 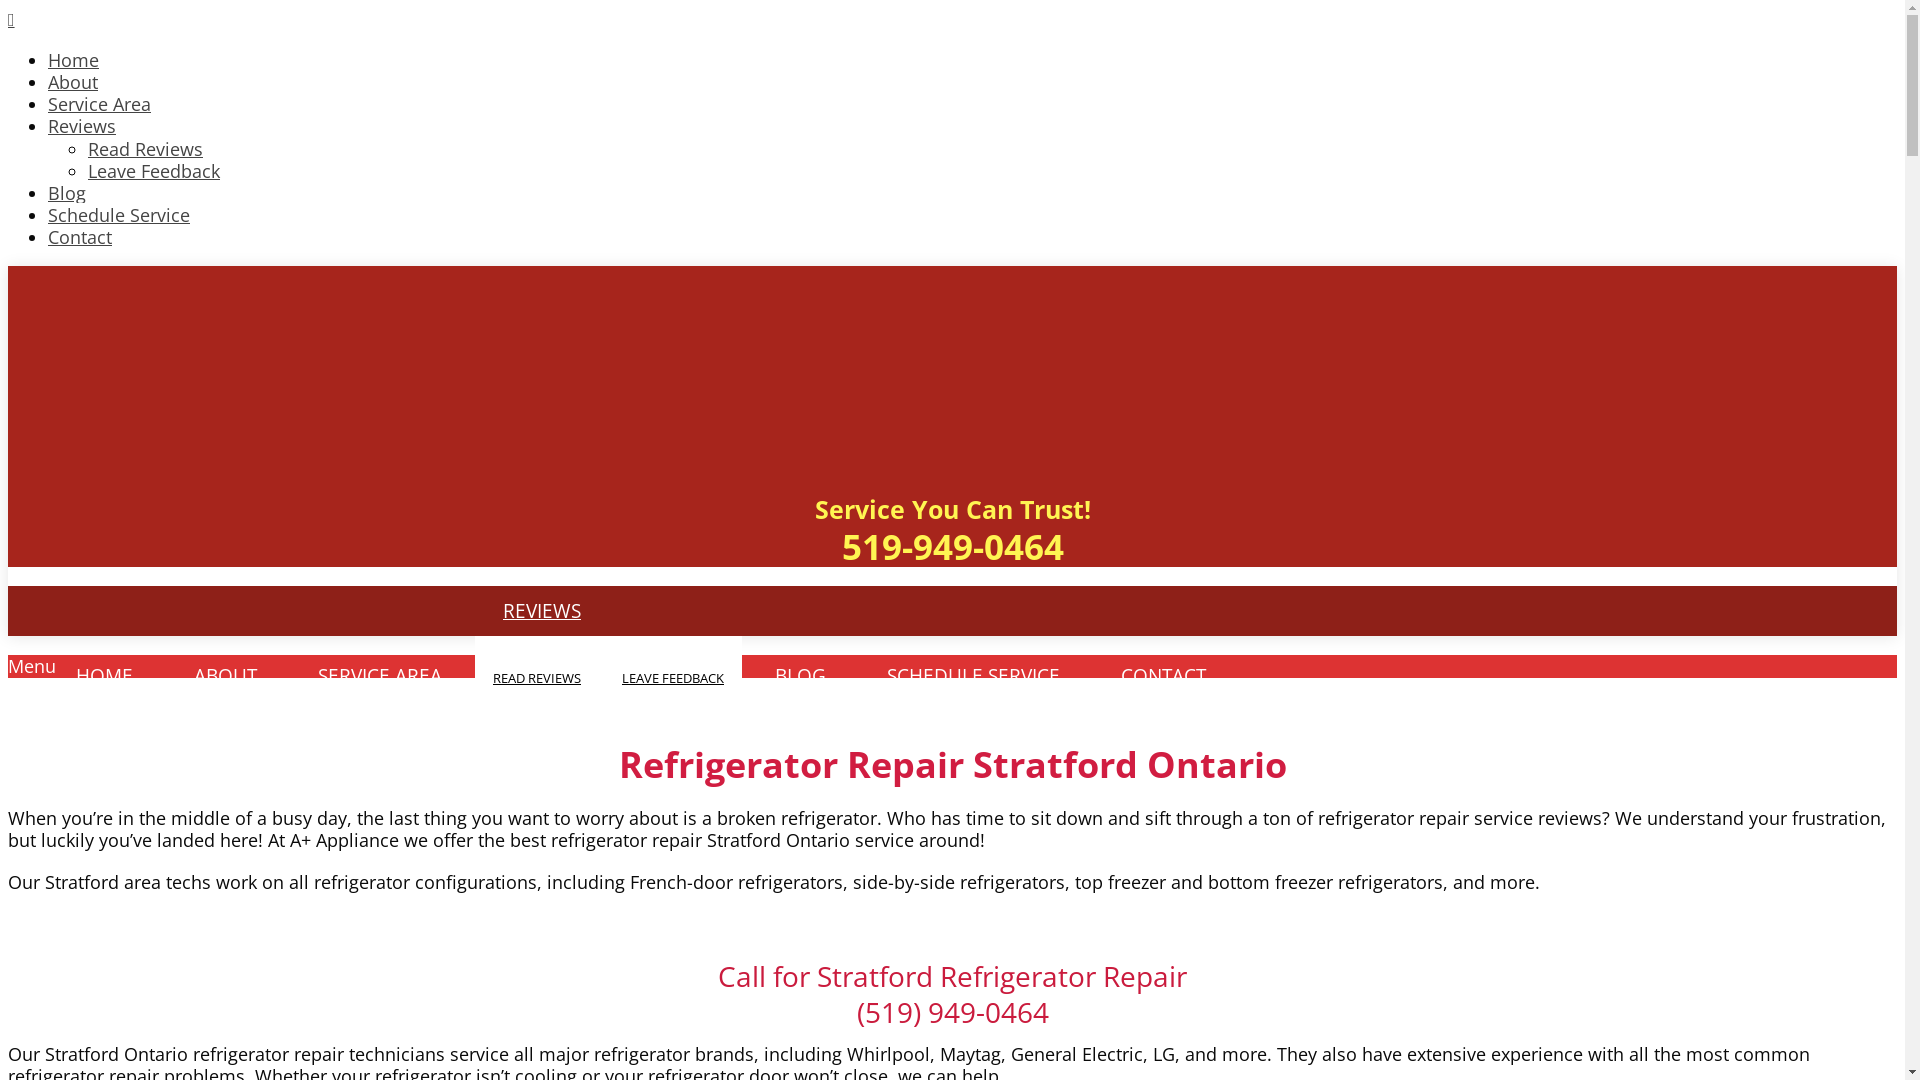 I want to click on 'About', so click(x=72, y=80).